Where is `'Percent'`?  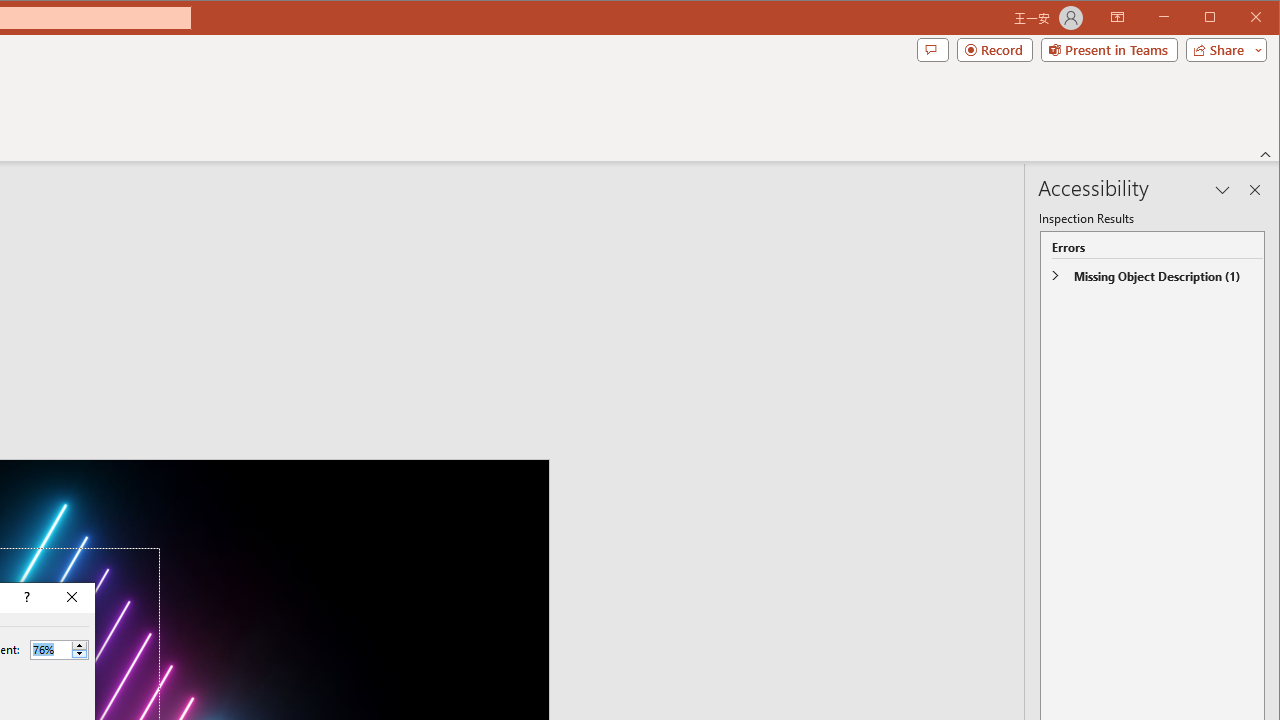
'Percent' is located at coordinates (50, 649).